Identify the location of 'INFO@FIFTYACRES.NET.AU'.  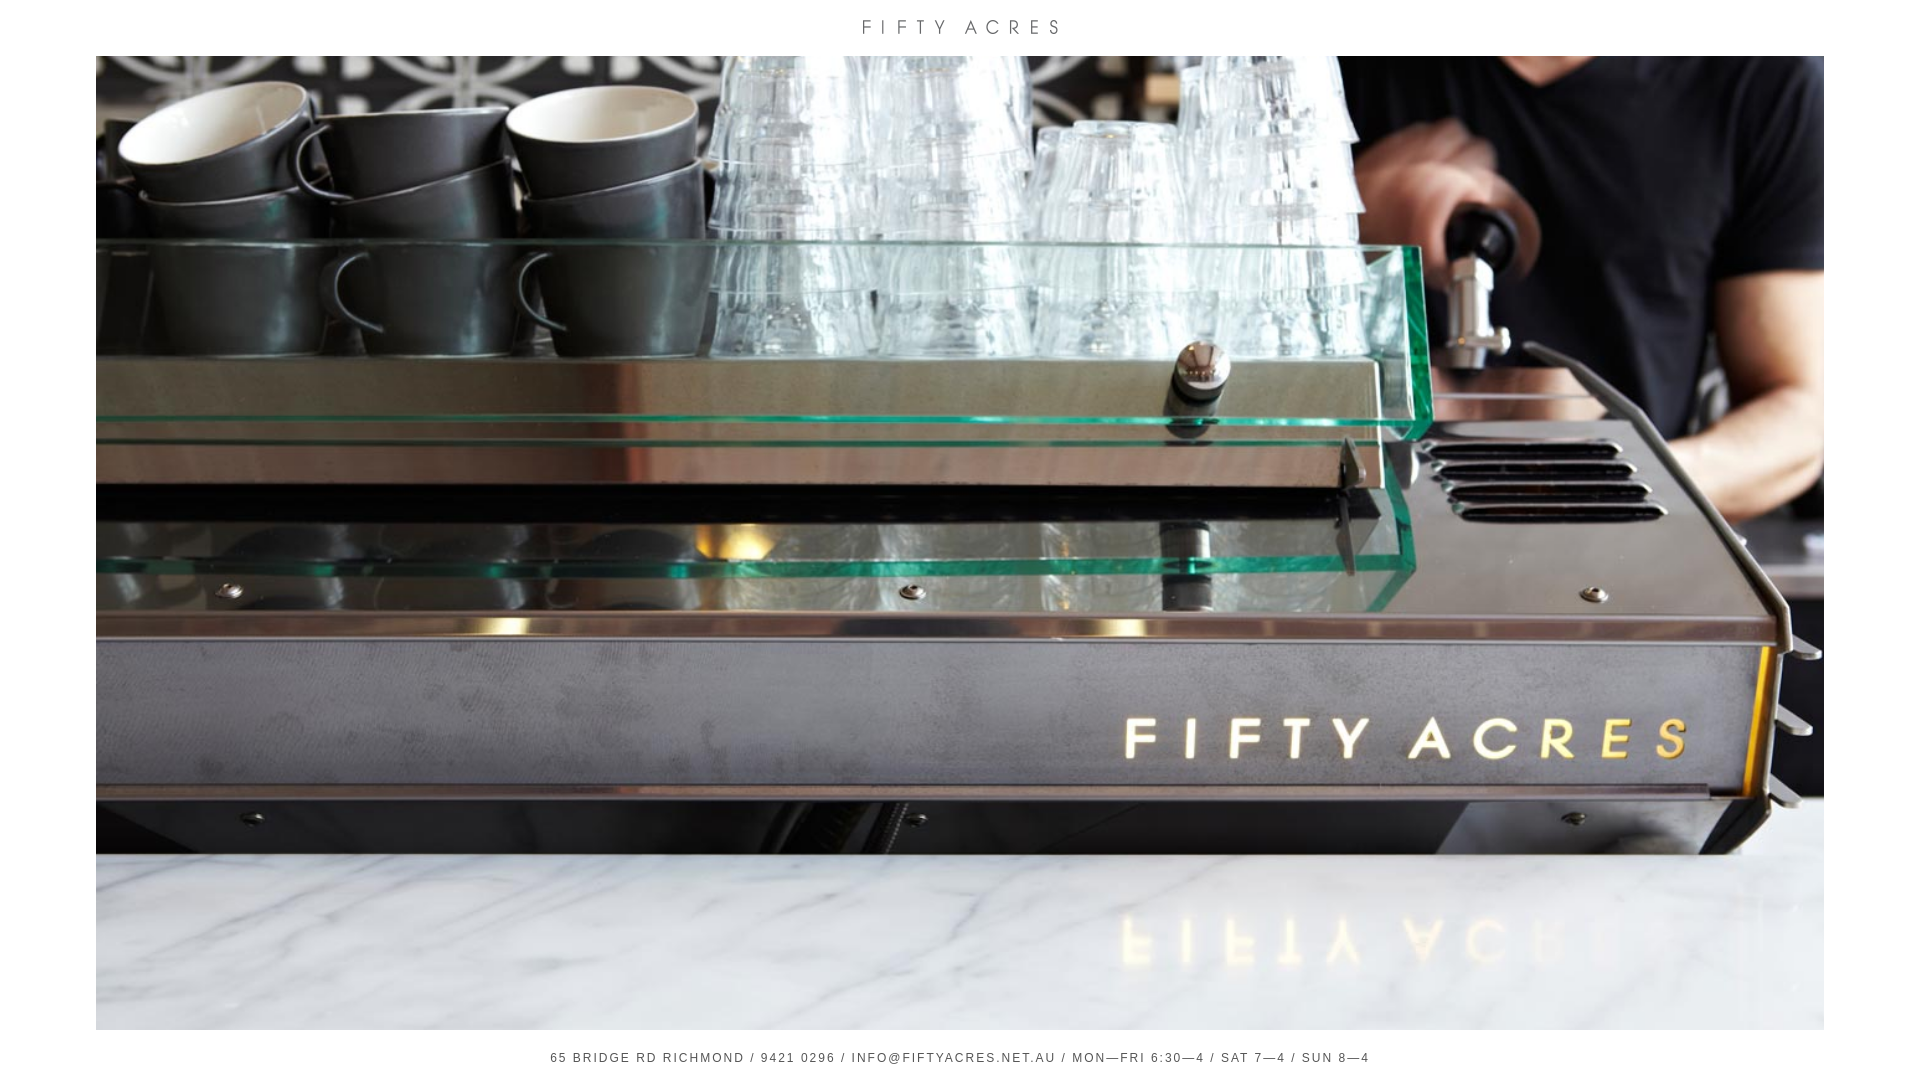
(953, 1056).